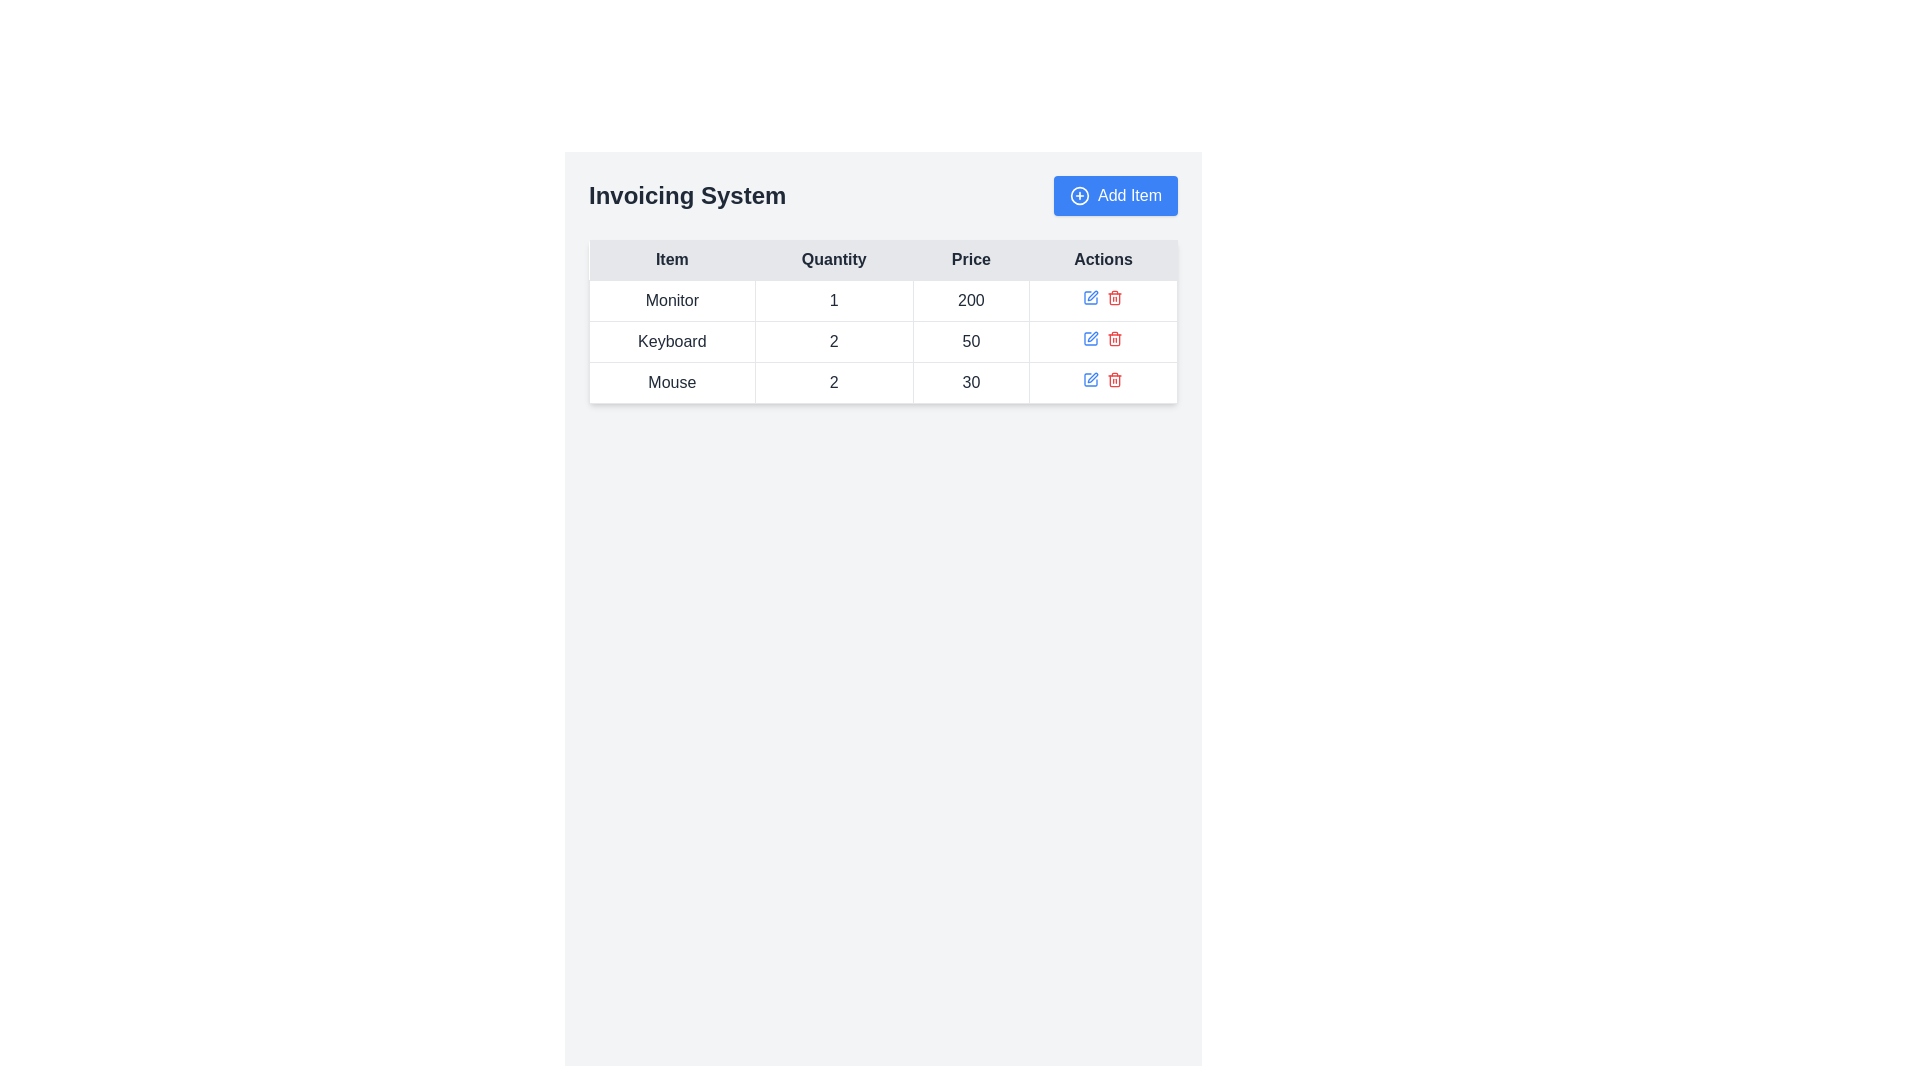  What do you see at coordinates (1114, 380) in the screenshot?
I see `the delete icon in the 'Actions' column of the last row of the table` at bounding box center [1114, 380].